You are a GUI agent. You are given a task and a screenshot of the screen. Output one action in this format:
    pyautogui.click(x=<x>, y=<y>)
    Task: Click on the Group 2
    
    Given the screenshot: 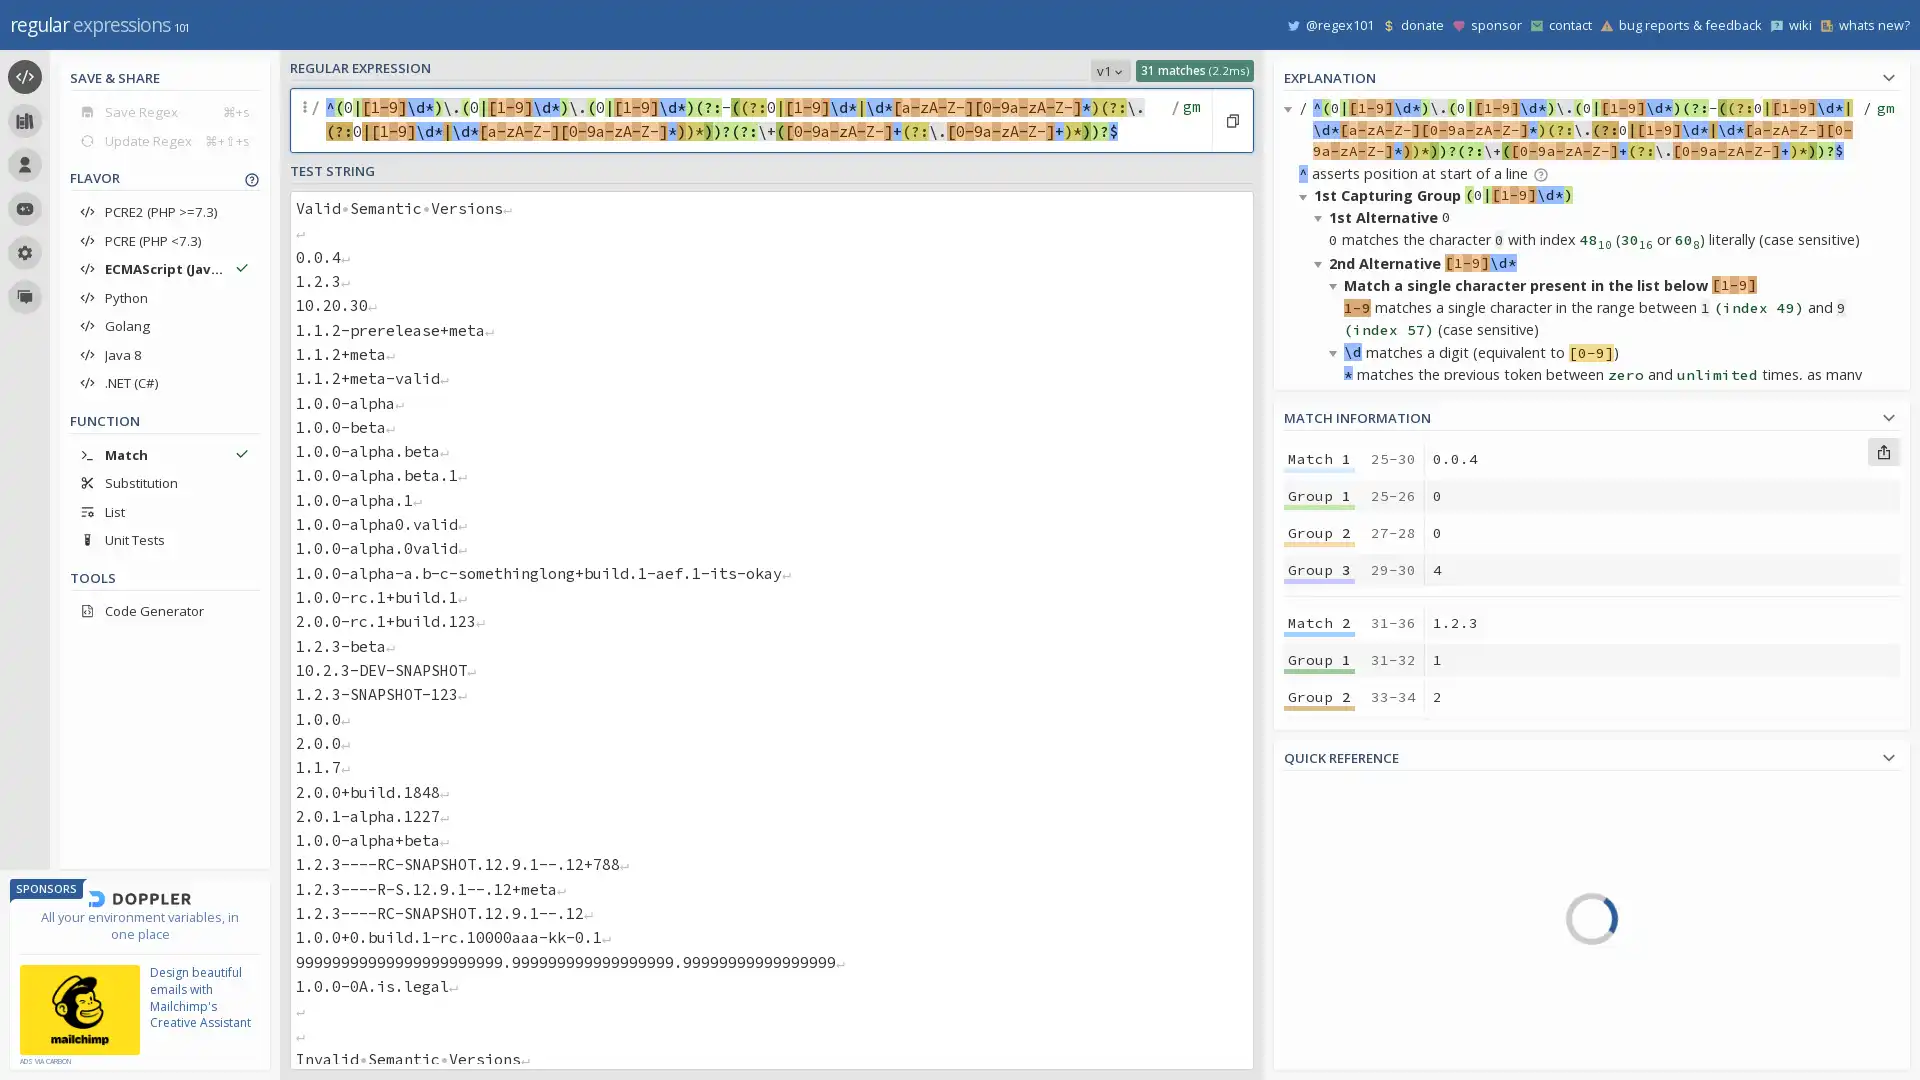 What is the action you would take?
    pyautogui.click(x=1319, y=859)
    